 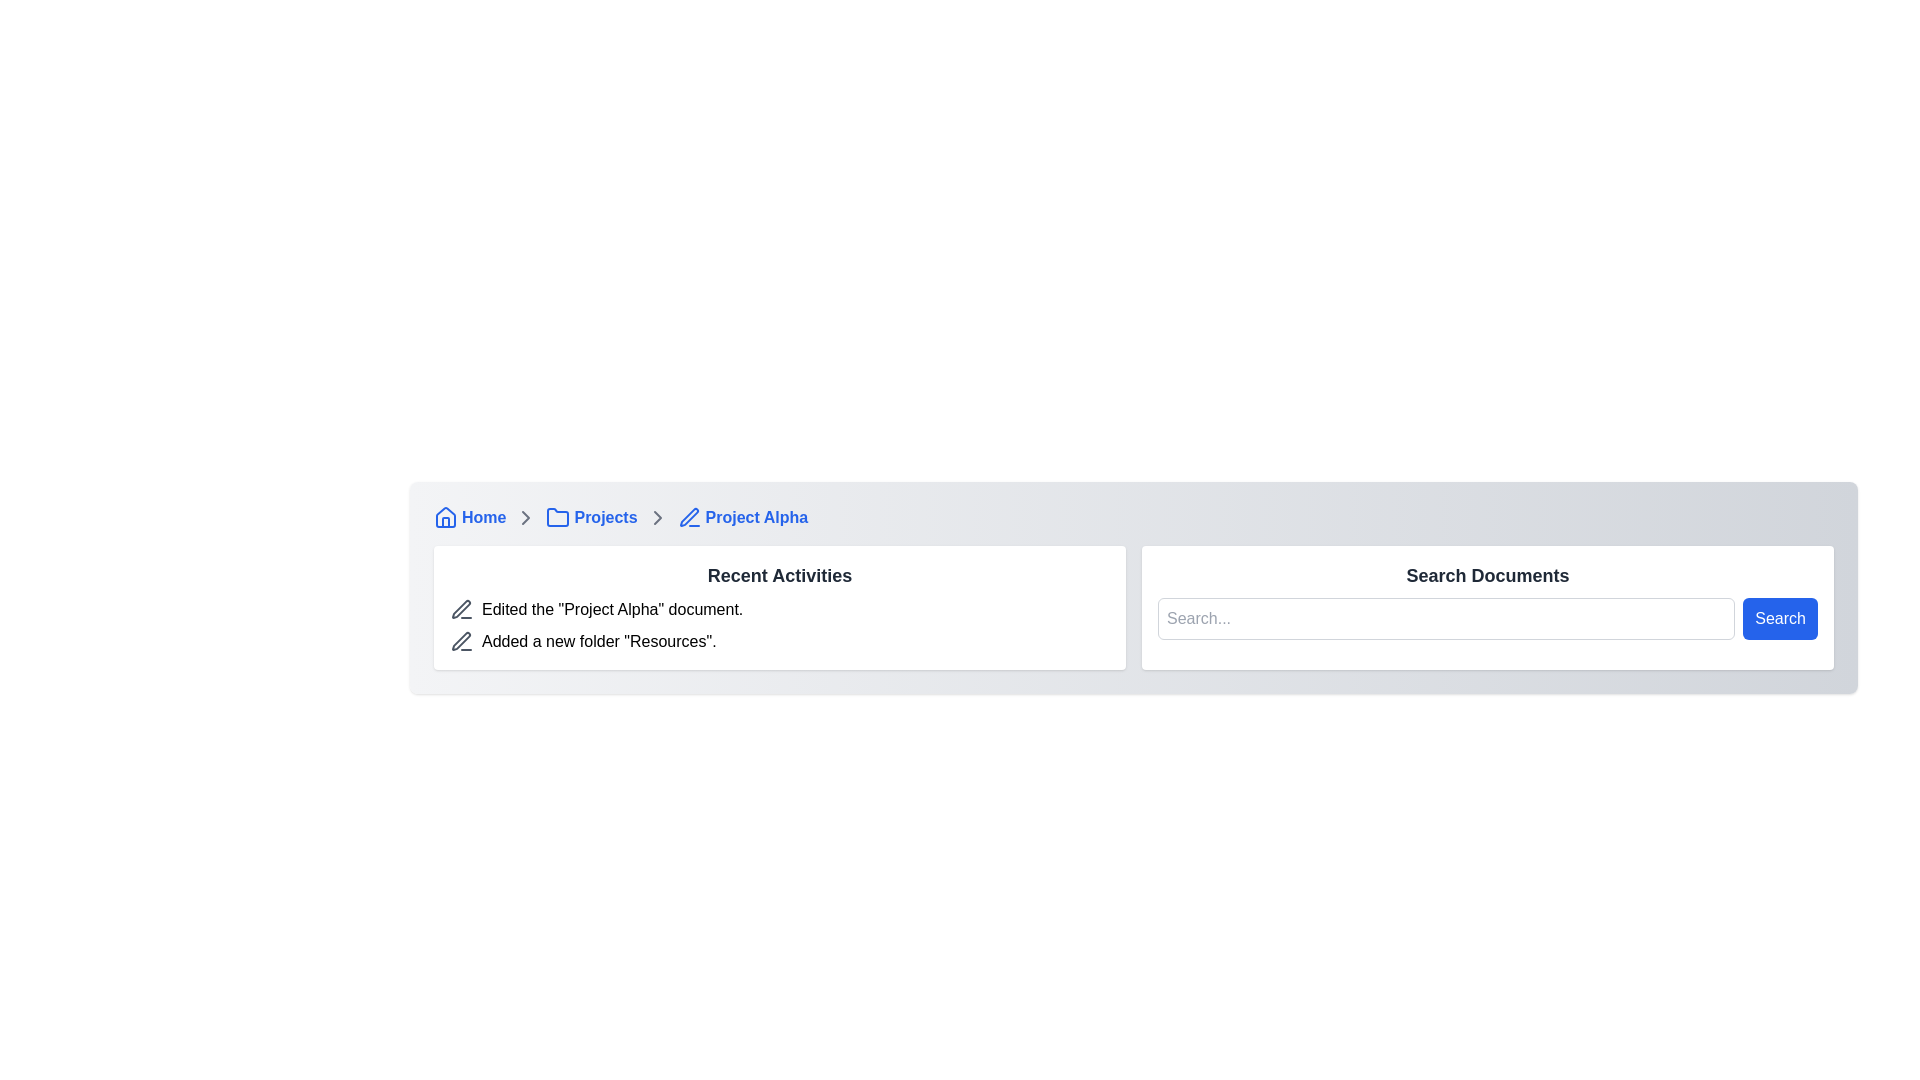 What do you see at coordinates (445, 516) in the screenshot?
I see `the blue outlined house icon located next to the 'Home' label in the navigation breadcrumb` at bounding box center [445, 516].